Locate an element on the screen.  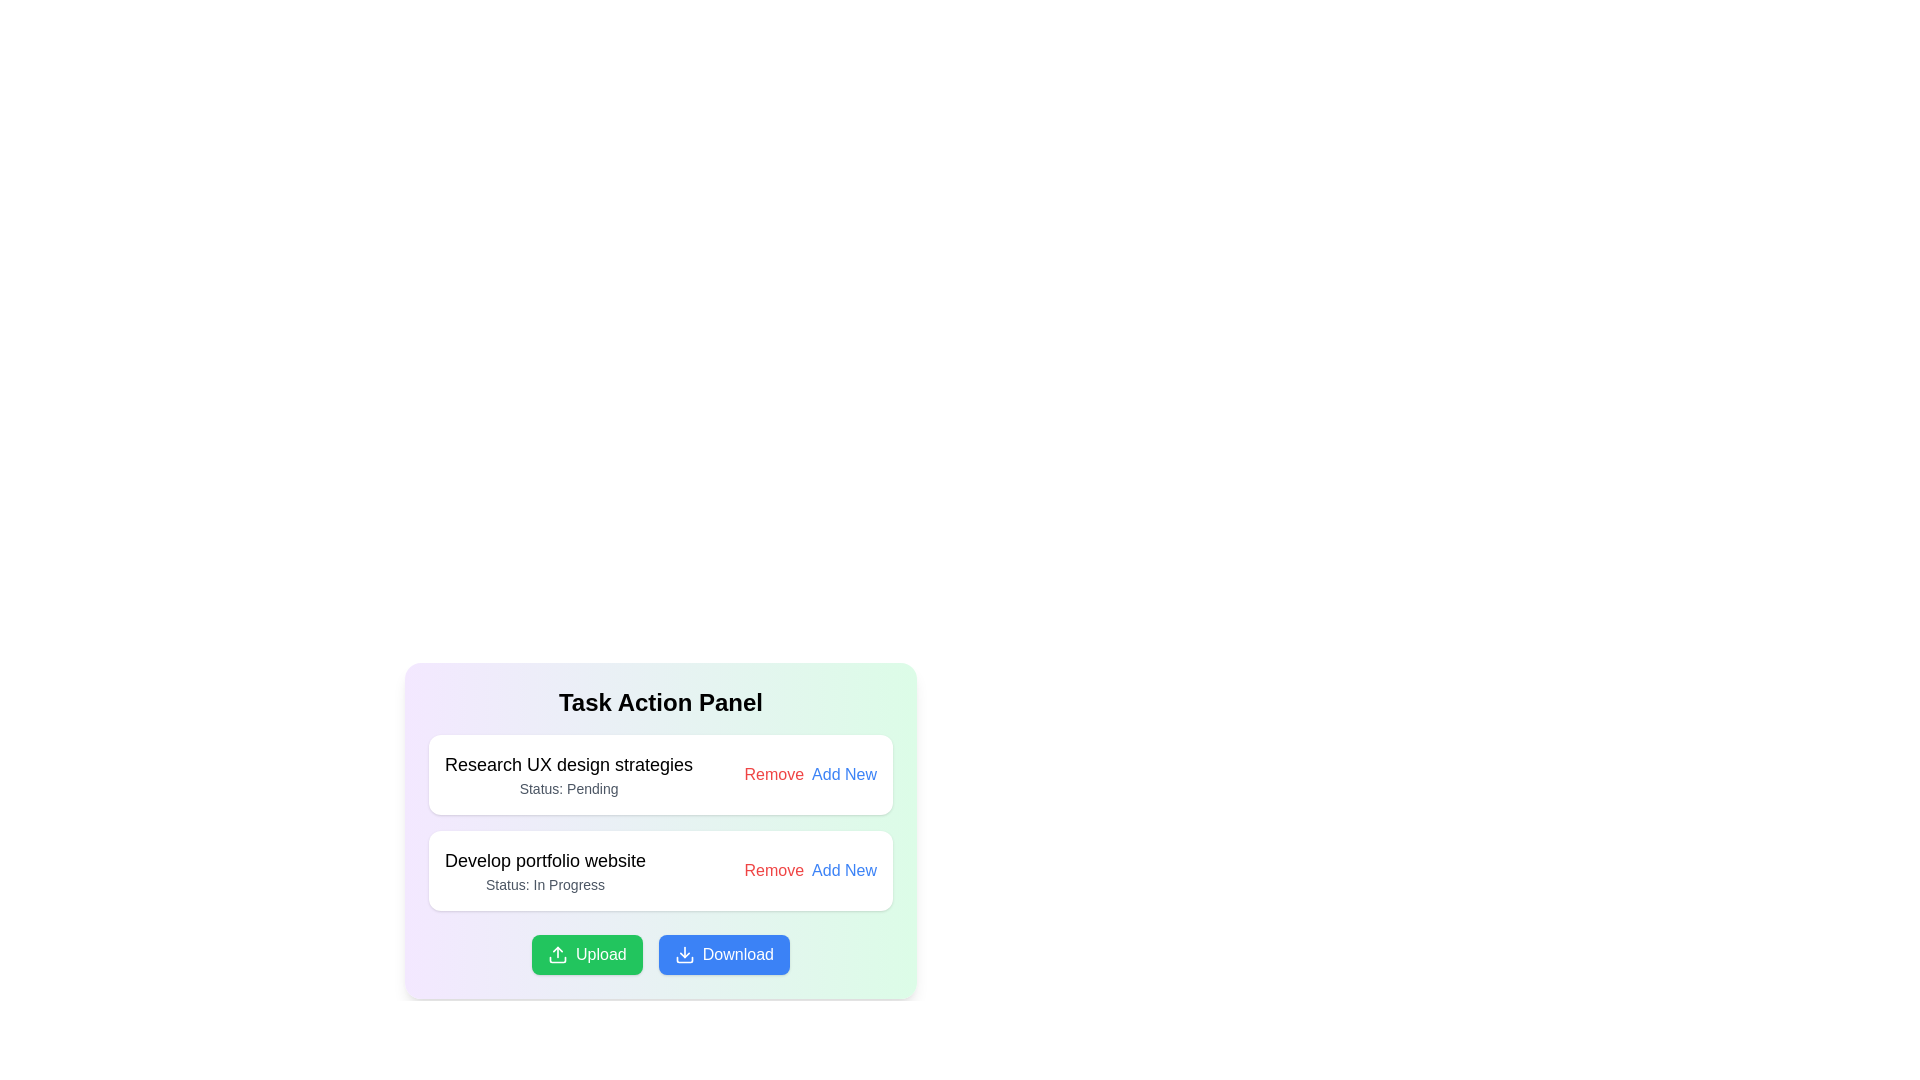
the download icon located within the blue 'Download' button at the lower right of the task panel interface, adjacent to the green 'Upload' button is located at coordinates (684, 954).